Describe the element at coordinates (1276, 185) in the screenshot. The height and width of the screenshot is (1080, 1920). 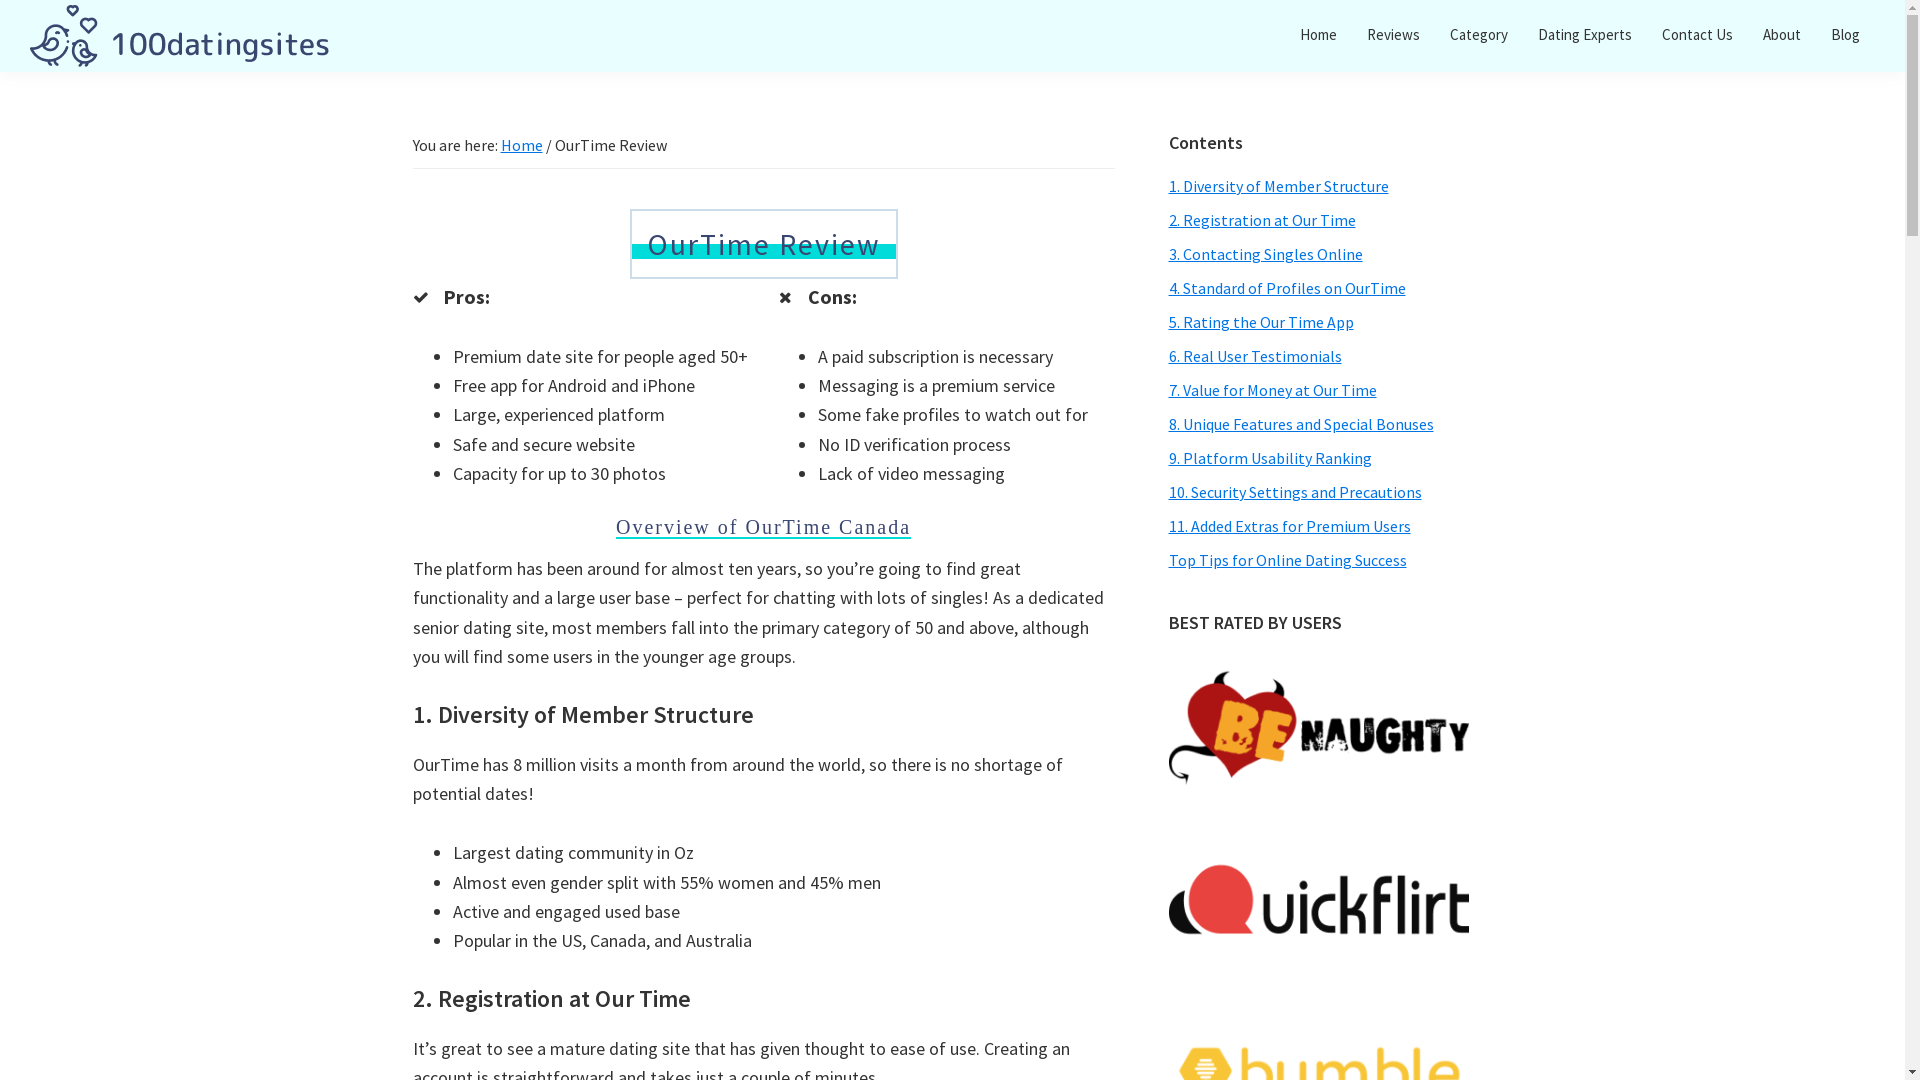
I see `'1. Diversity of Member Structure'` at that location.